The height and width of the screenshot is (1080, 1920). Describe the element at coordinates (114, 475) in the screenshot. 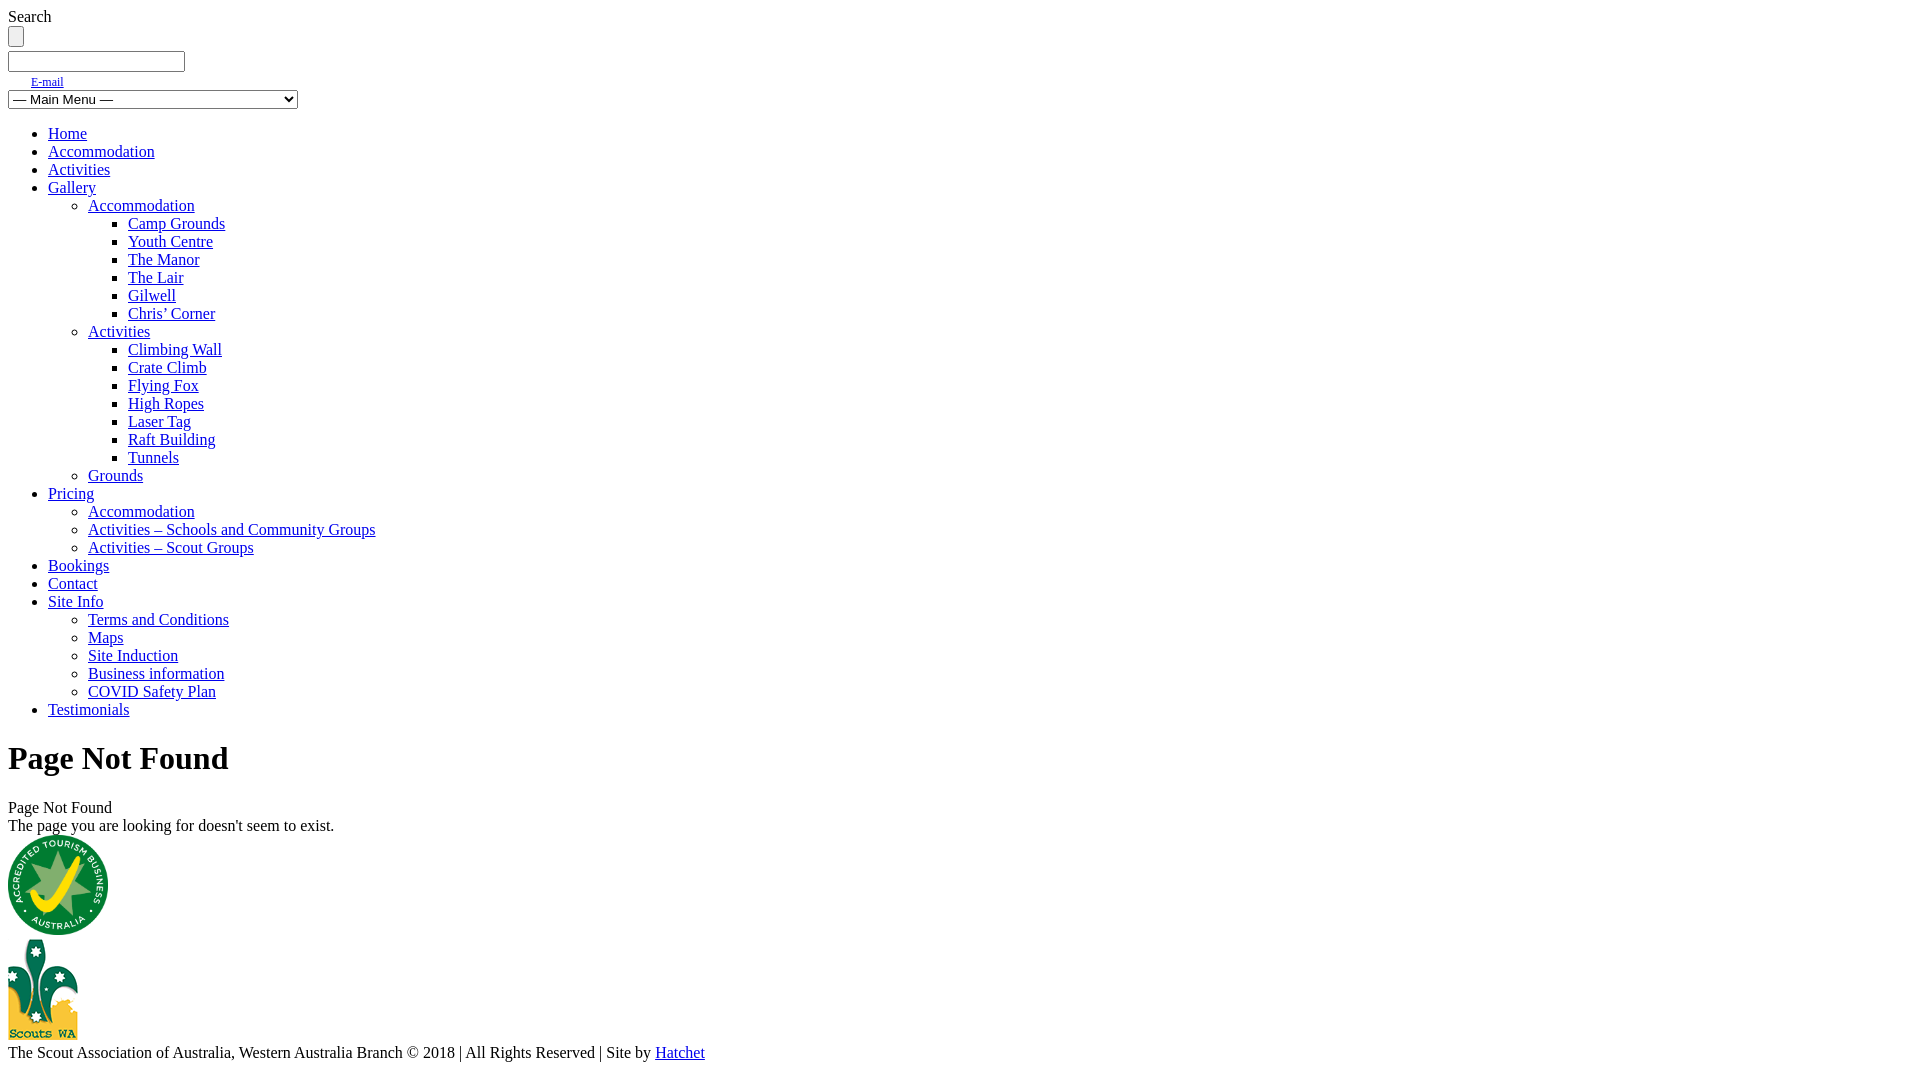

I see `'Grounds'` at that location.